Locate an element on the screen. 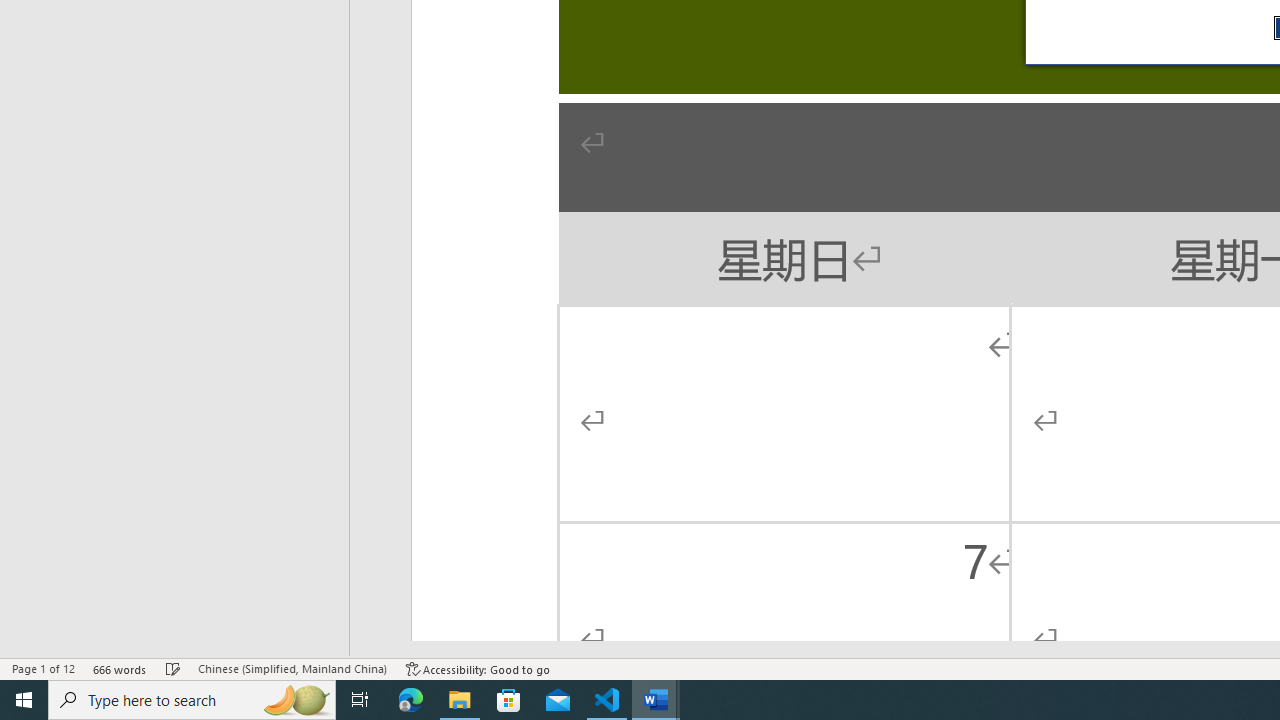  'Page Number Page 1 of 12' is located at coordinates (43, 669).